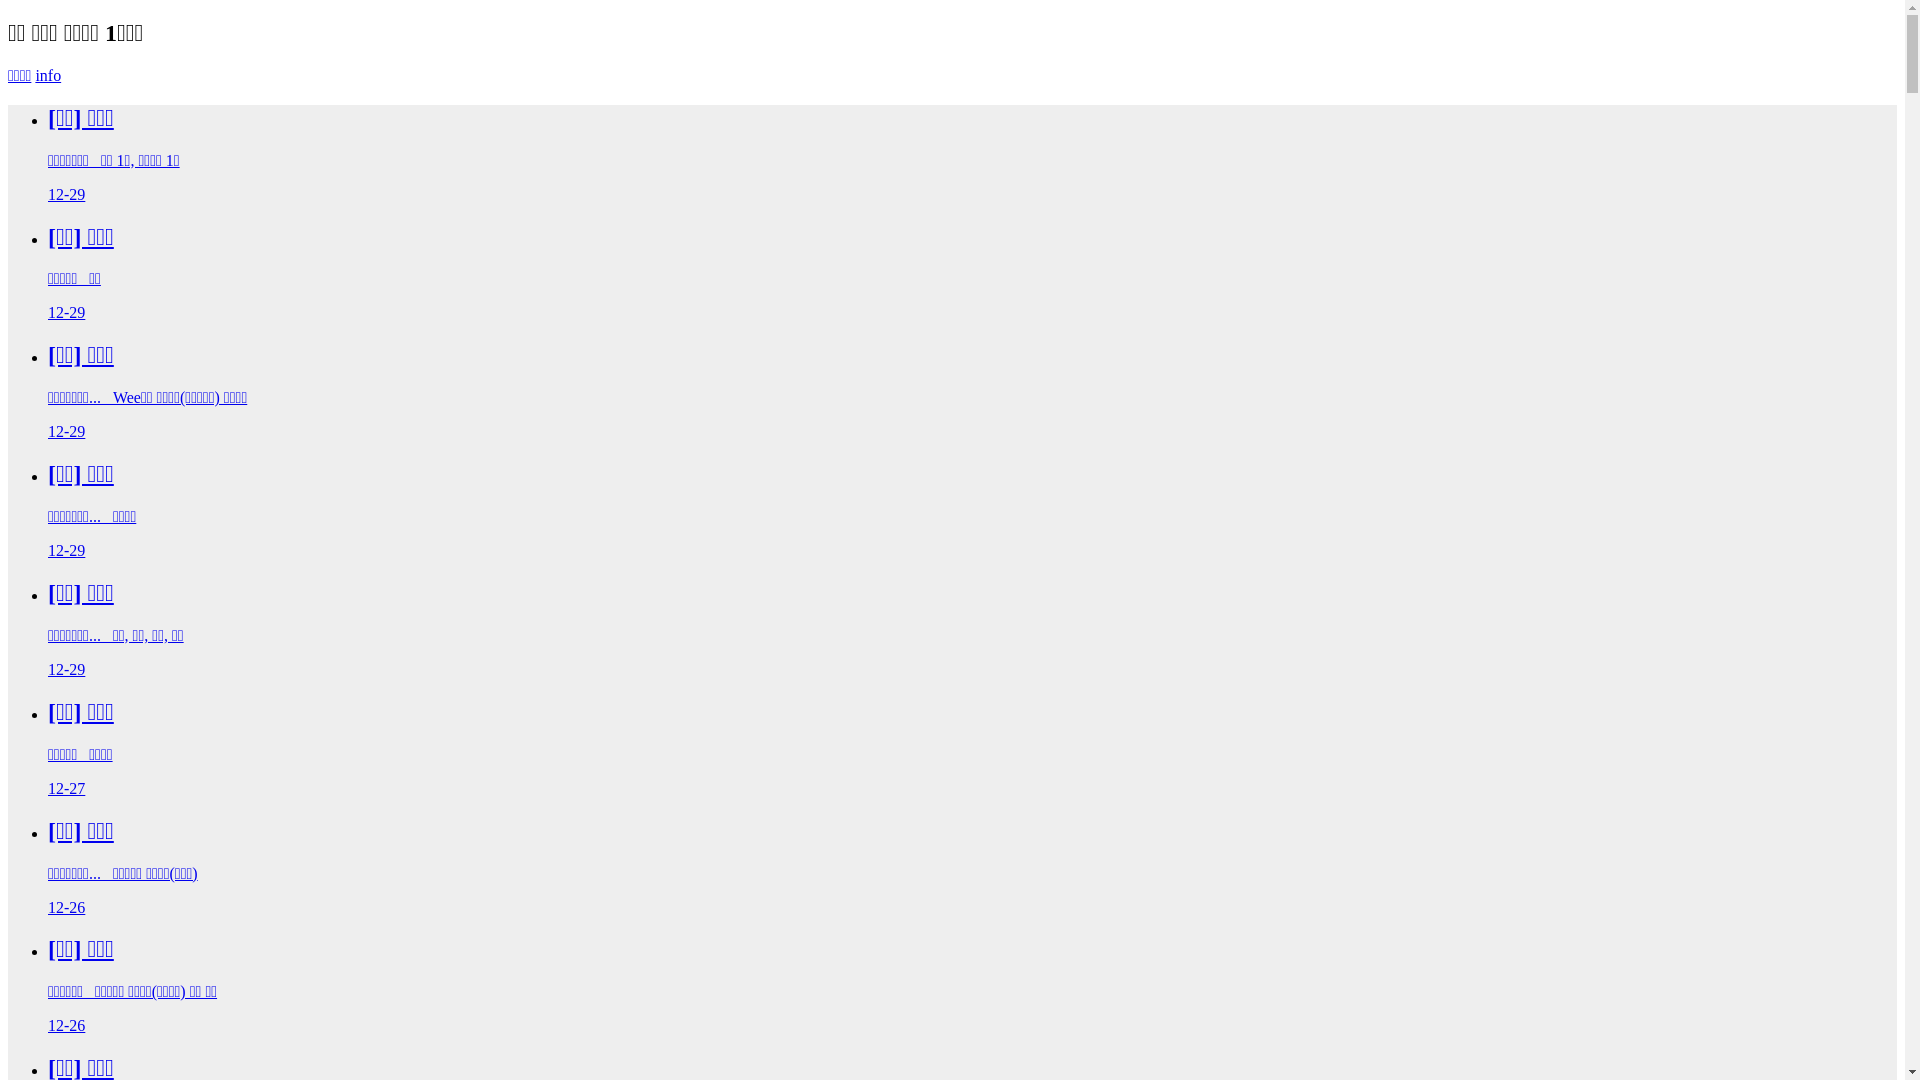 The image size is (1920, 1080). Describe the element at coordinates (48, 74) in the screenshot. I see `'info'` at that location.